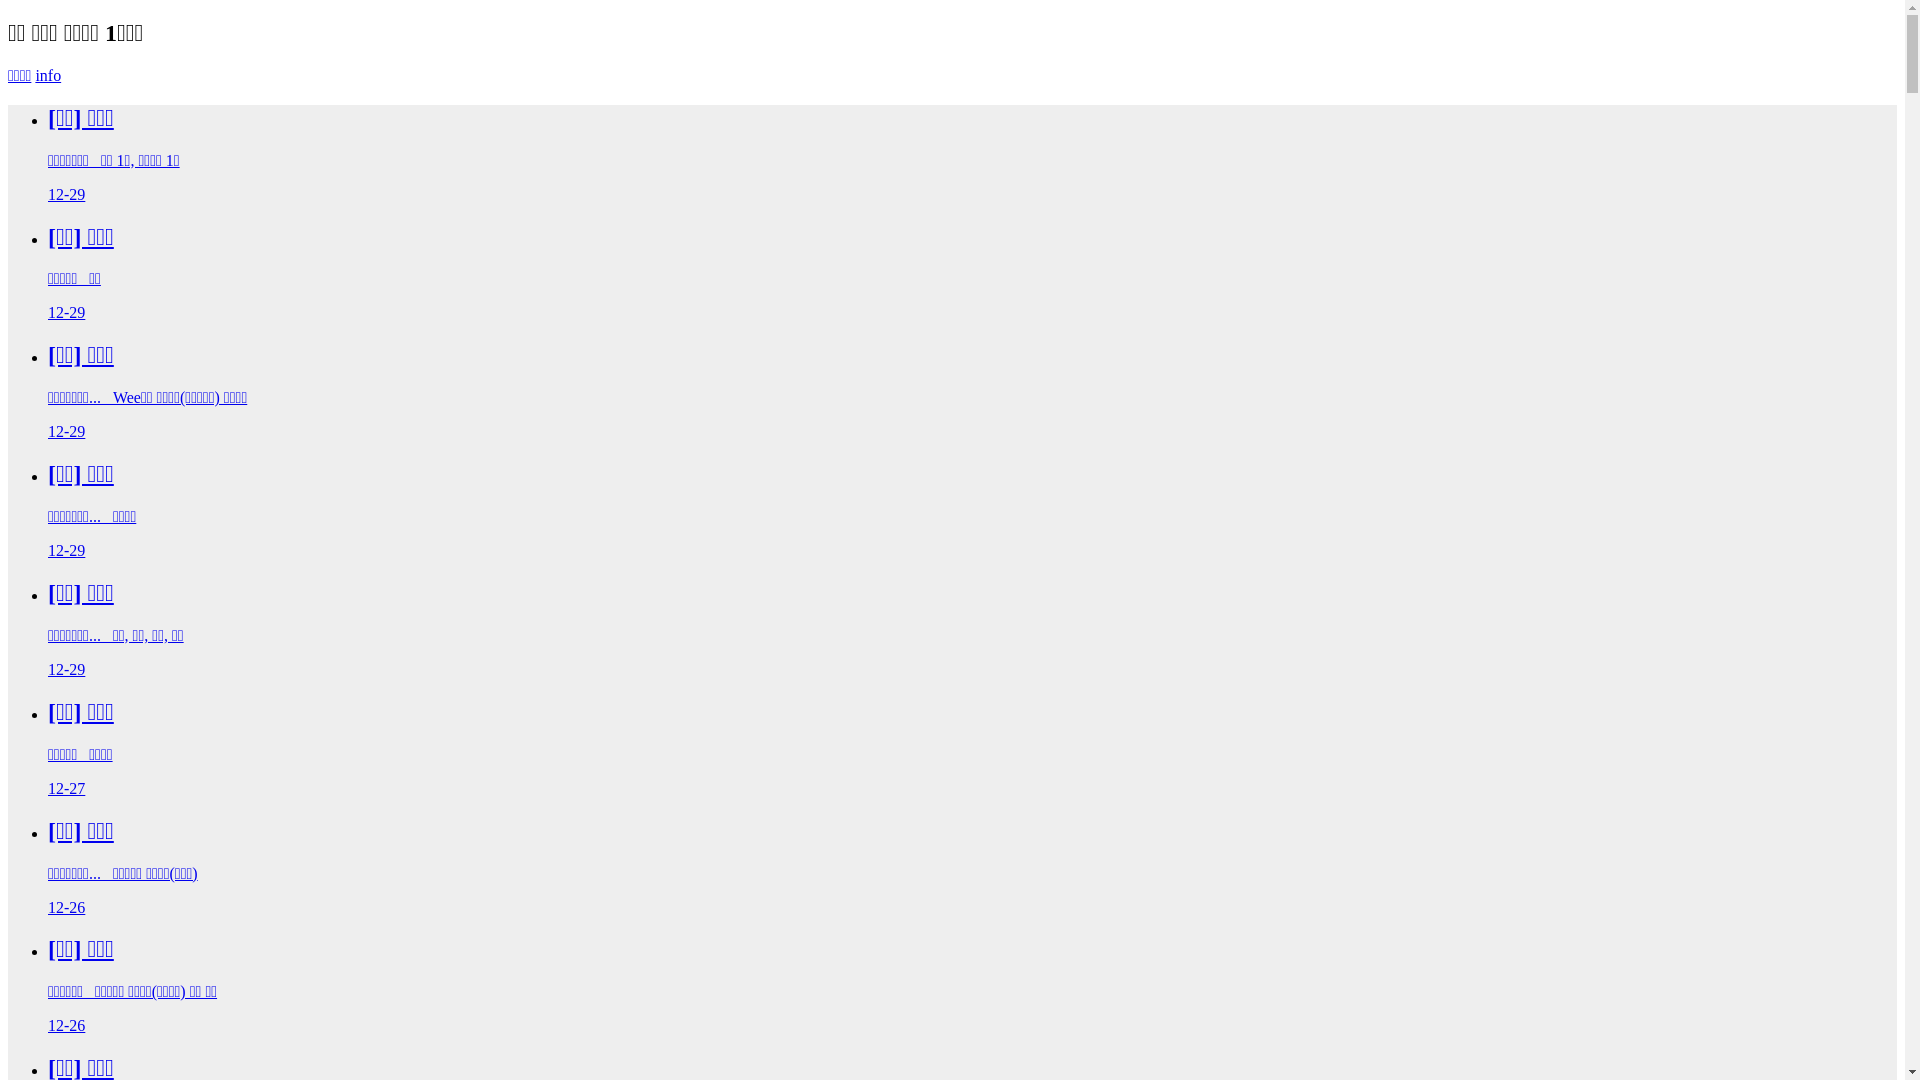 The image size is (1920, 1080). Describe the element at coordinates (48, 74) in the screenshot. I see `'info'` at that location.